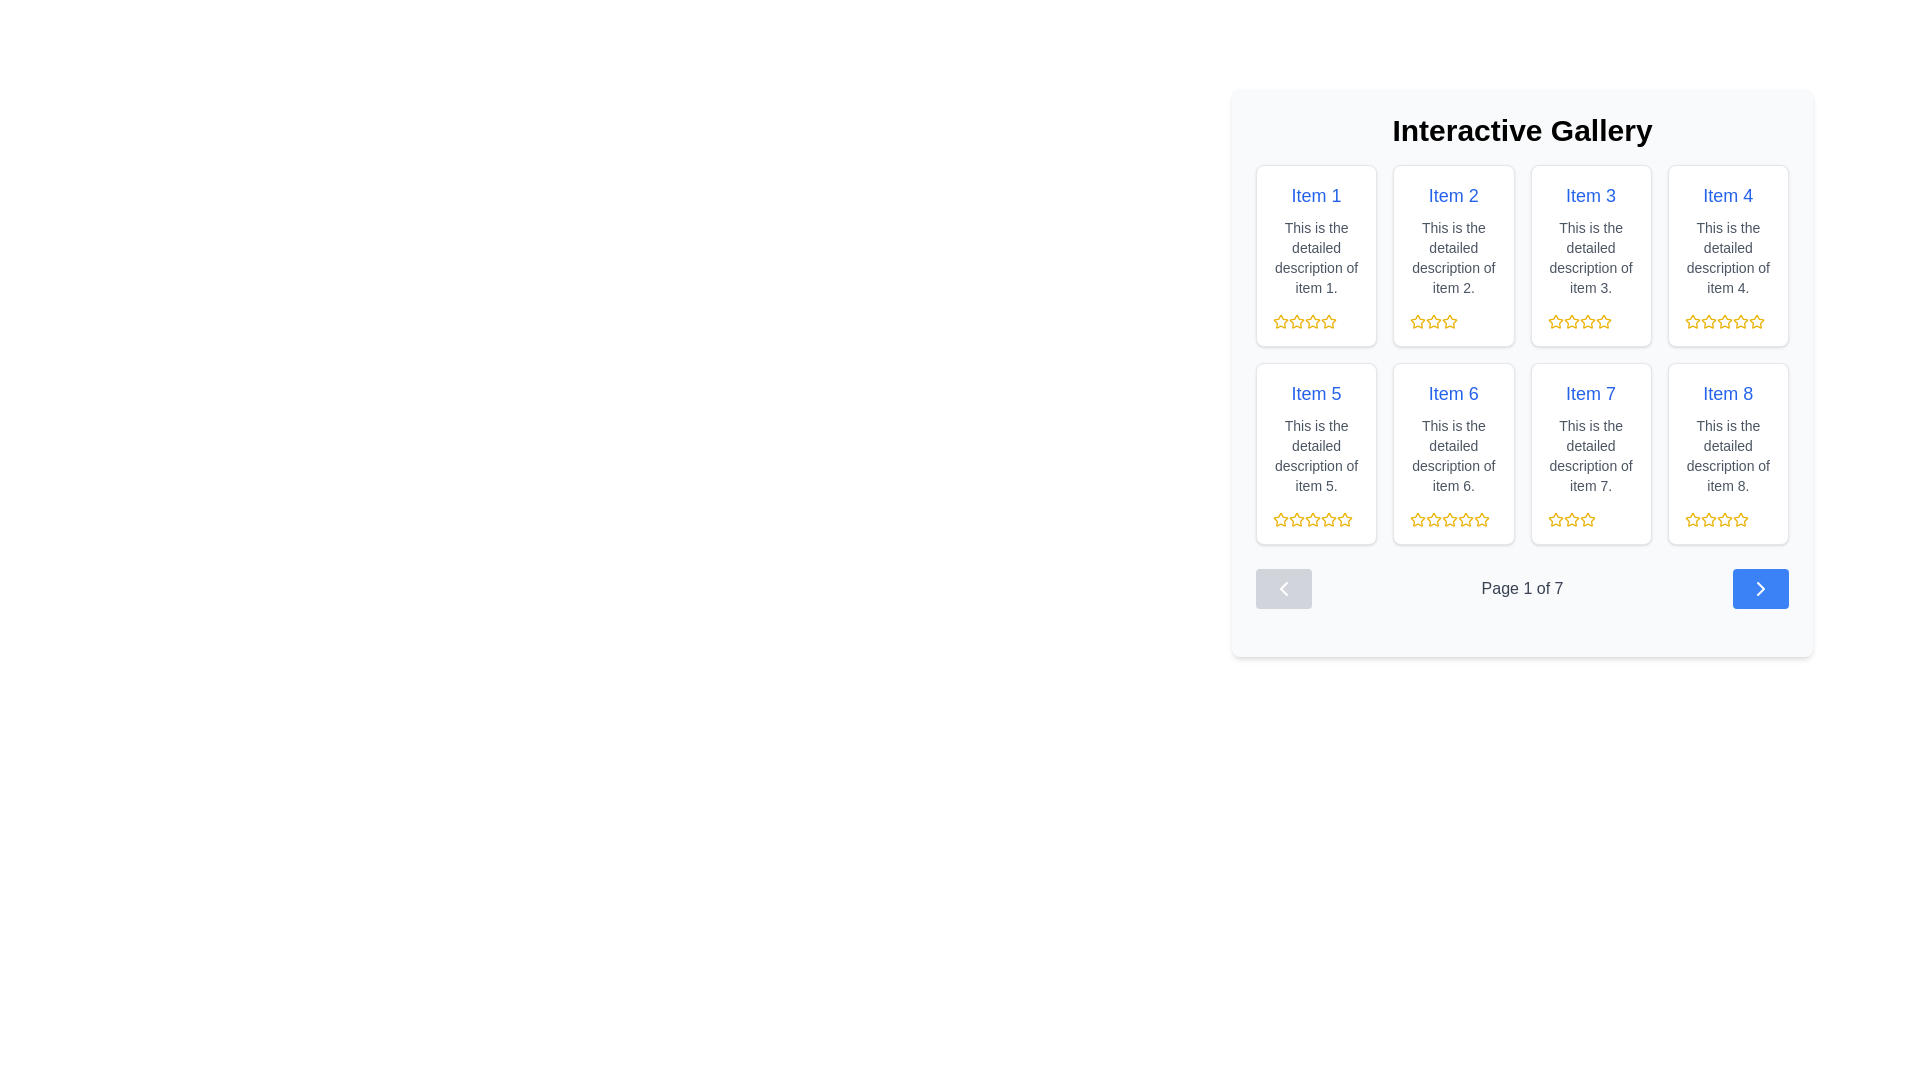  I want to click on the fourth filled yellow star icon used for rating, located below the title and description of 'Item 4', so click(1723, 320).